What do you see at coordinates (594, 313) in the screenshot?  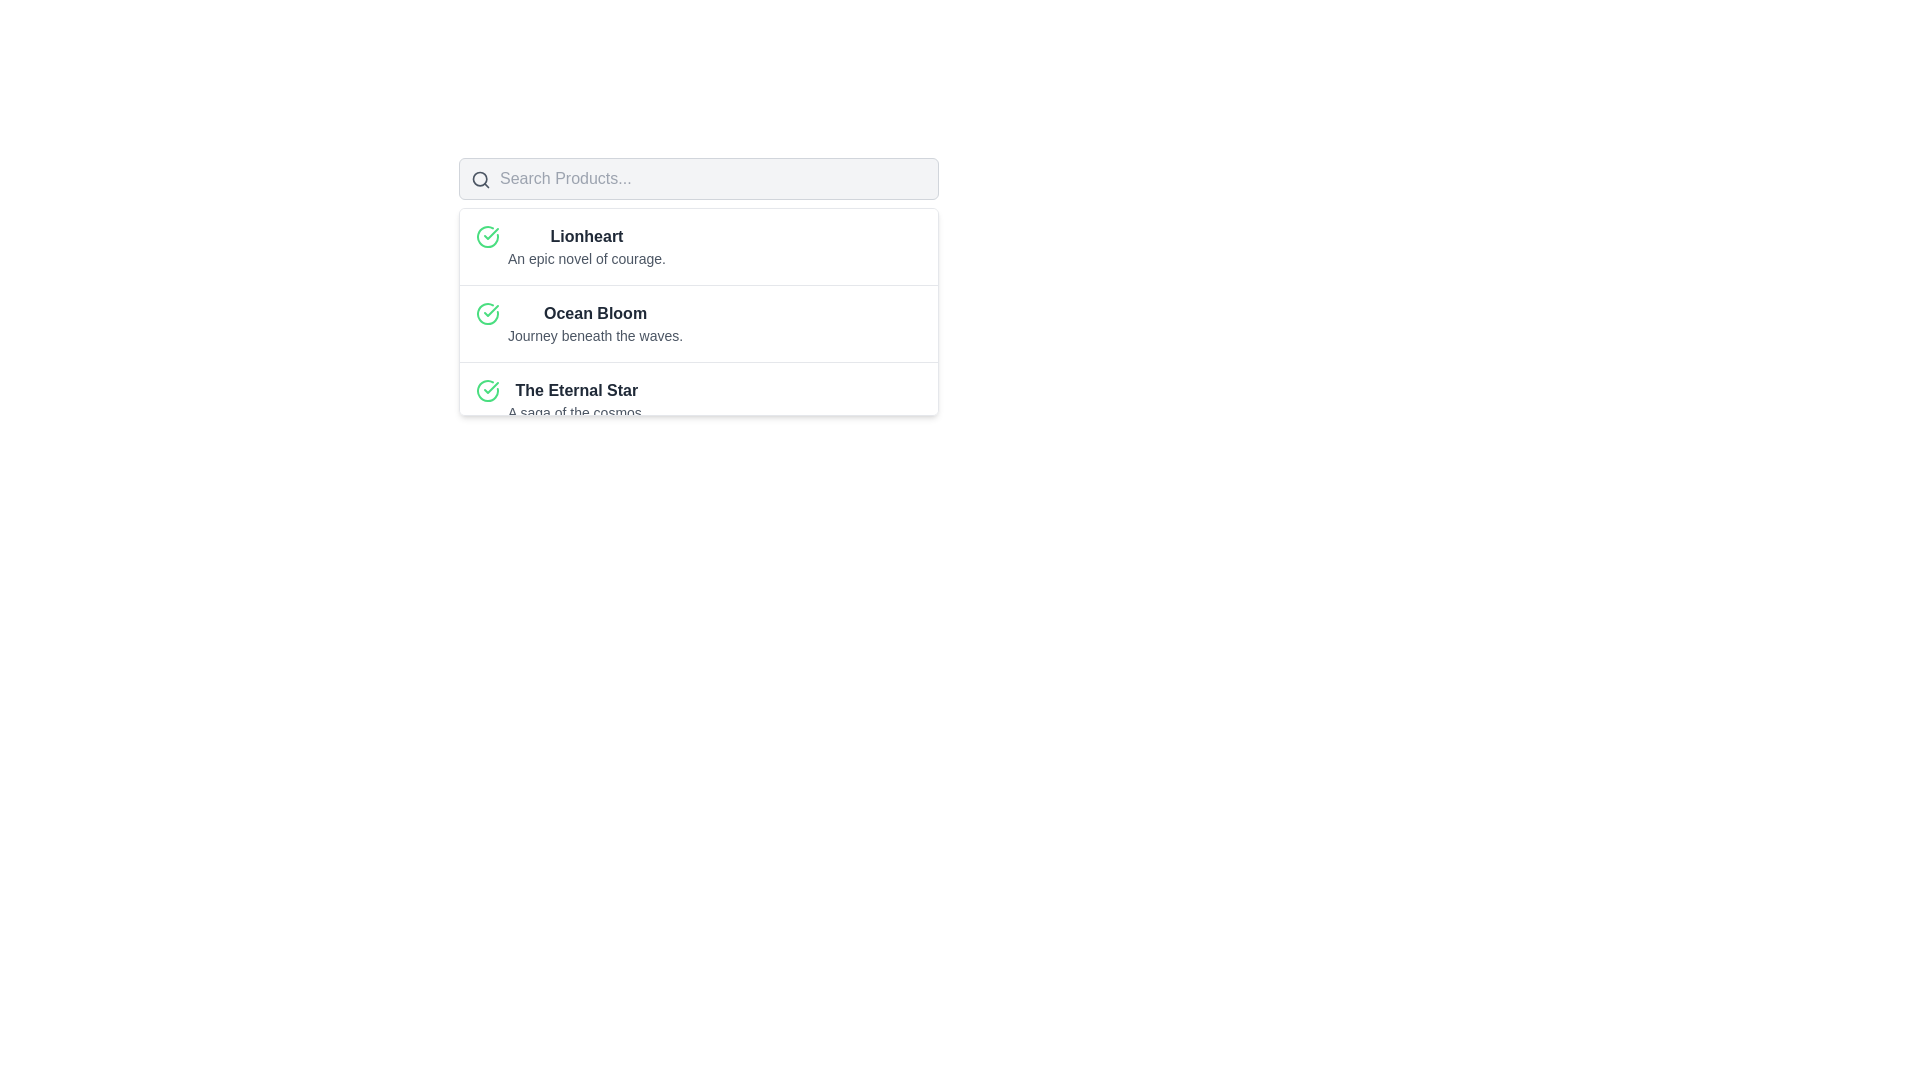 I see `text displayed as 'Ocean Bloom' in a bold and dark gray font, which is the title of the second list item in the vertical list structure` at bounding box center [594, 313].